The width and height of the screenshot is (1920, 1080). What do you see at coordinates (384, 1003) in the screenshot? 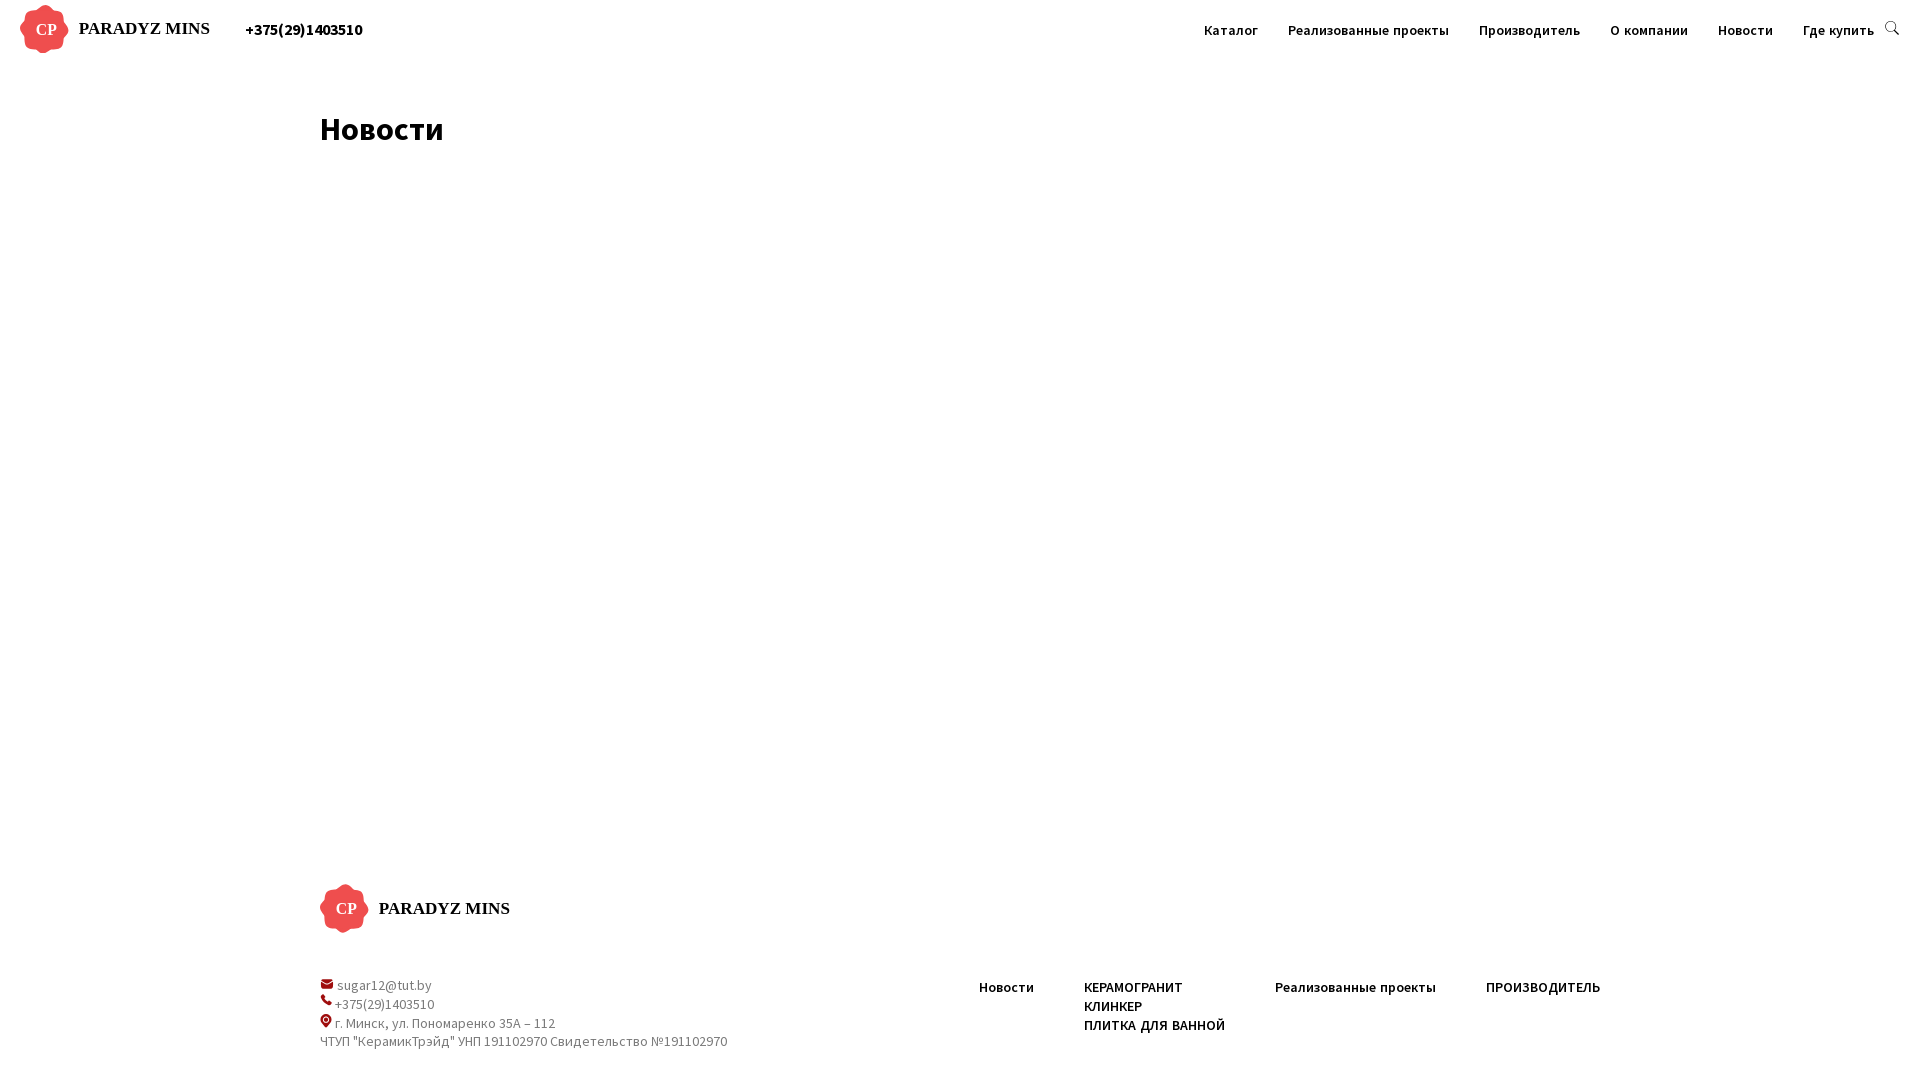
I see `'+375(29)1403510'` at bounding box center [384, 1003].